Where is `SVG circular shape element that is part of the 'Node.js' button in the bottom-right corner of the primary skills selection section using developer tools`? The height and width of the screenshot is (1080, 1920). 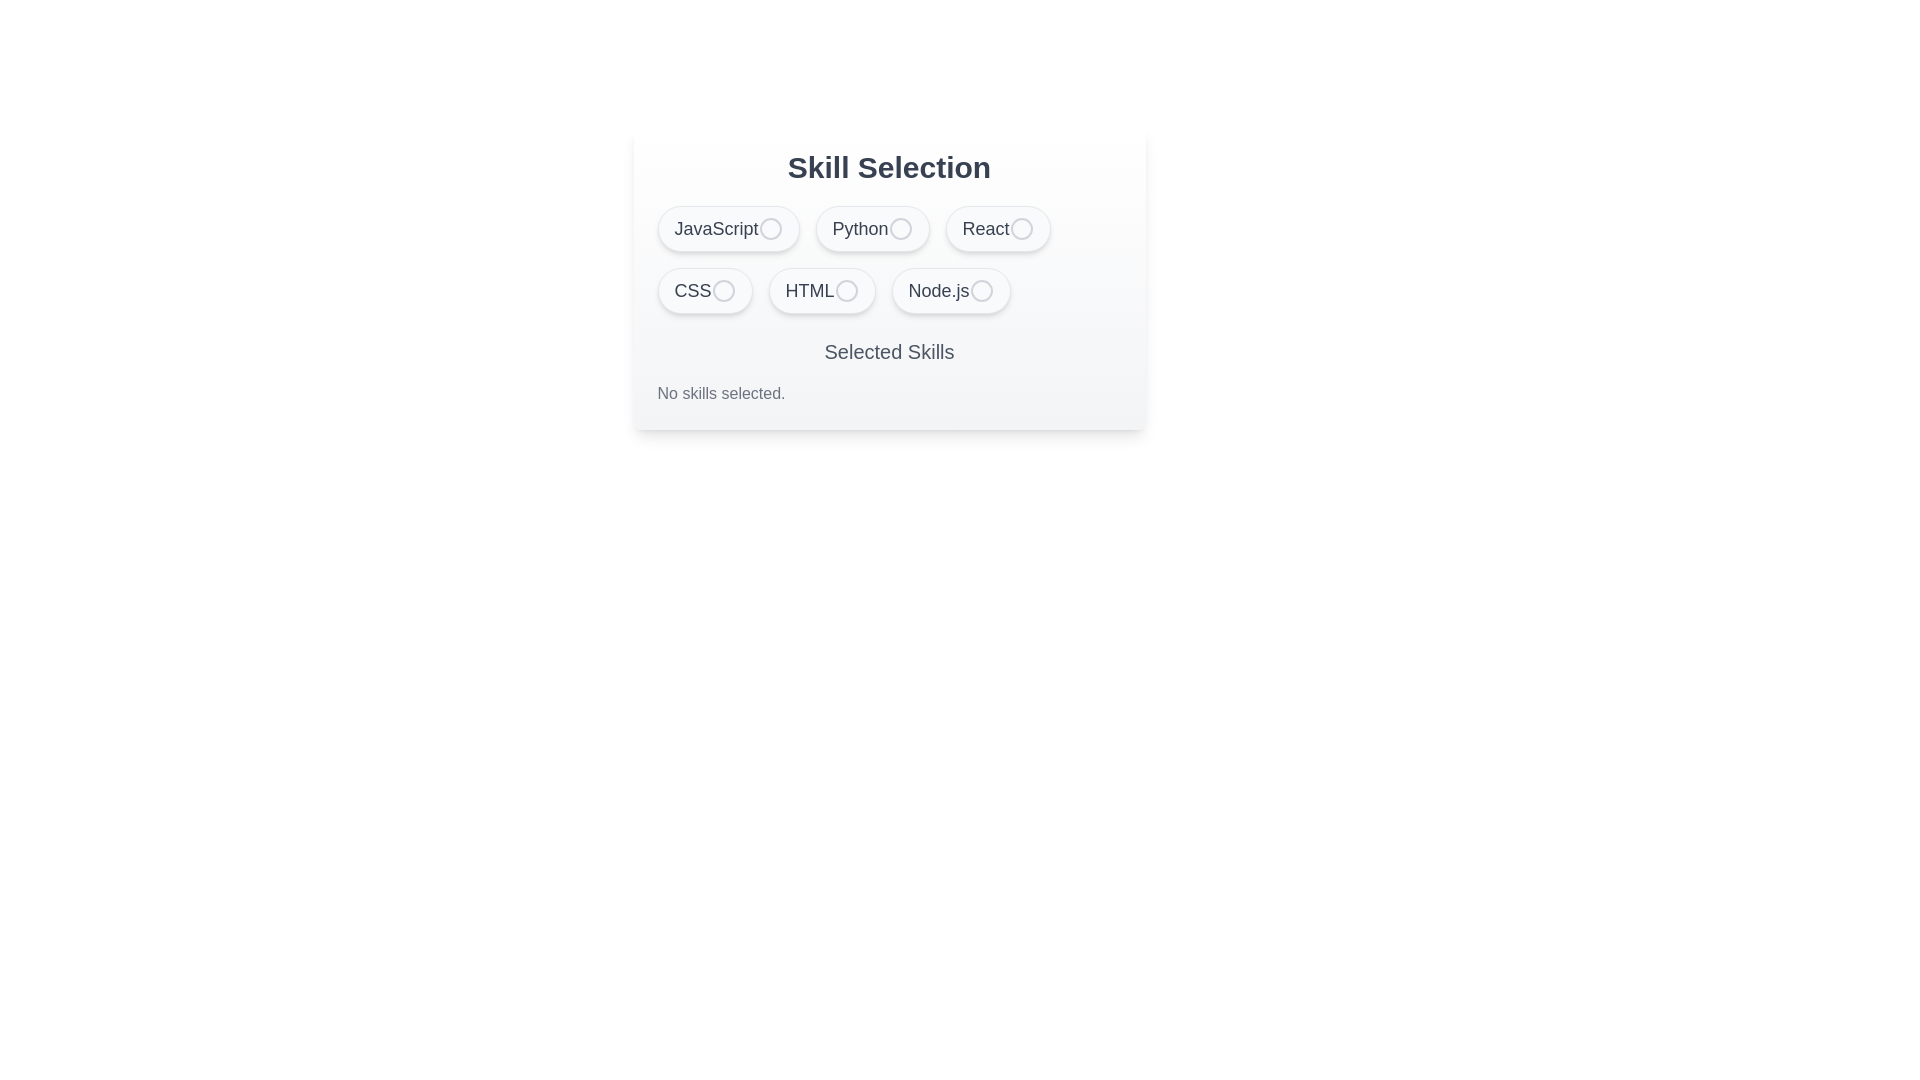 SVG circular shape element that is part of the 'Node.js' button in the bottom-right corner of the primary skills selection section using developer tools is located at coordinates (981, 290).